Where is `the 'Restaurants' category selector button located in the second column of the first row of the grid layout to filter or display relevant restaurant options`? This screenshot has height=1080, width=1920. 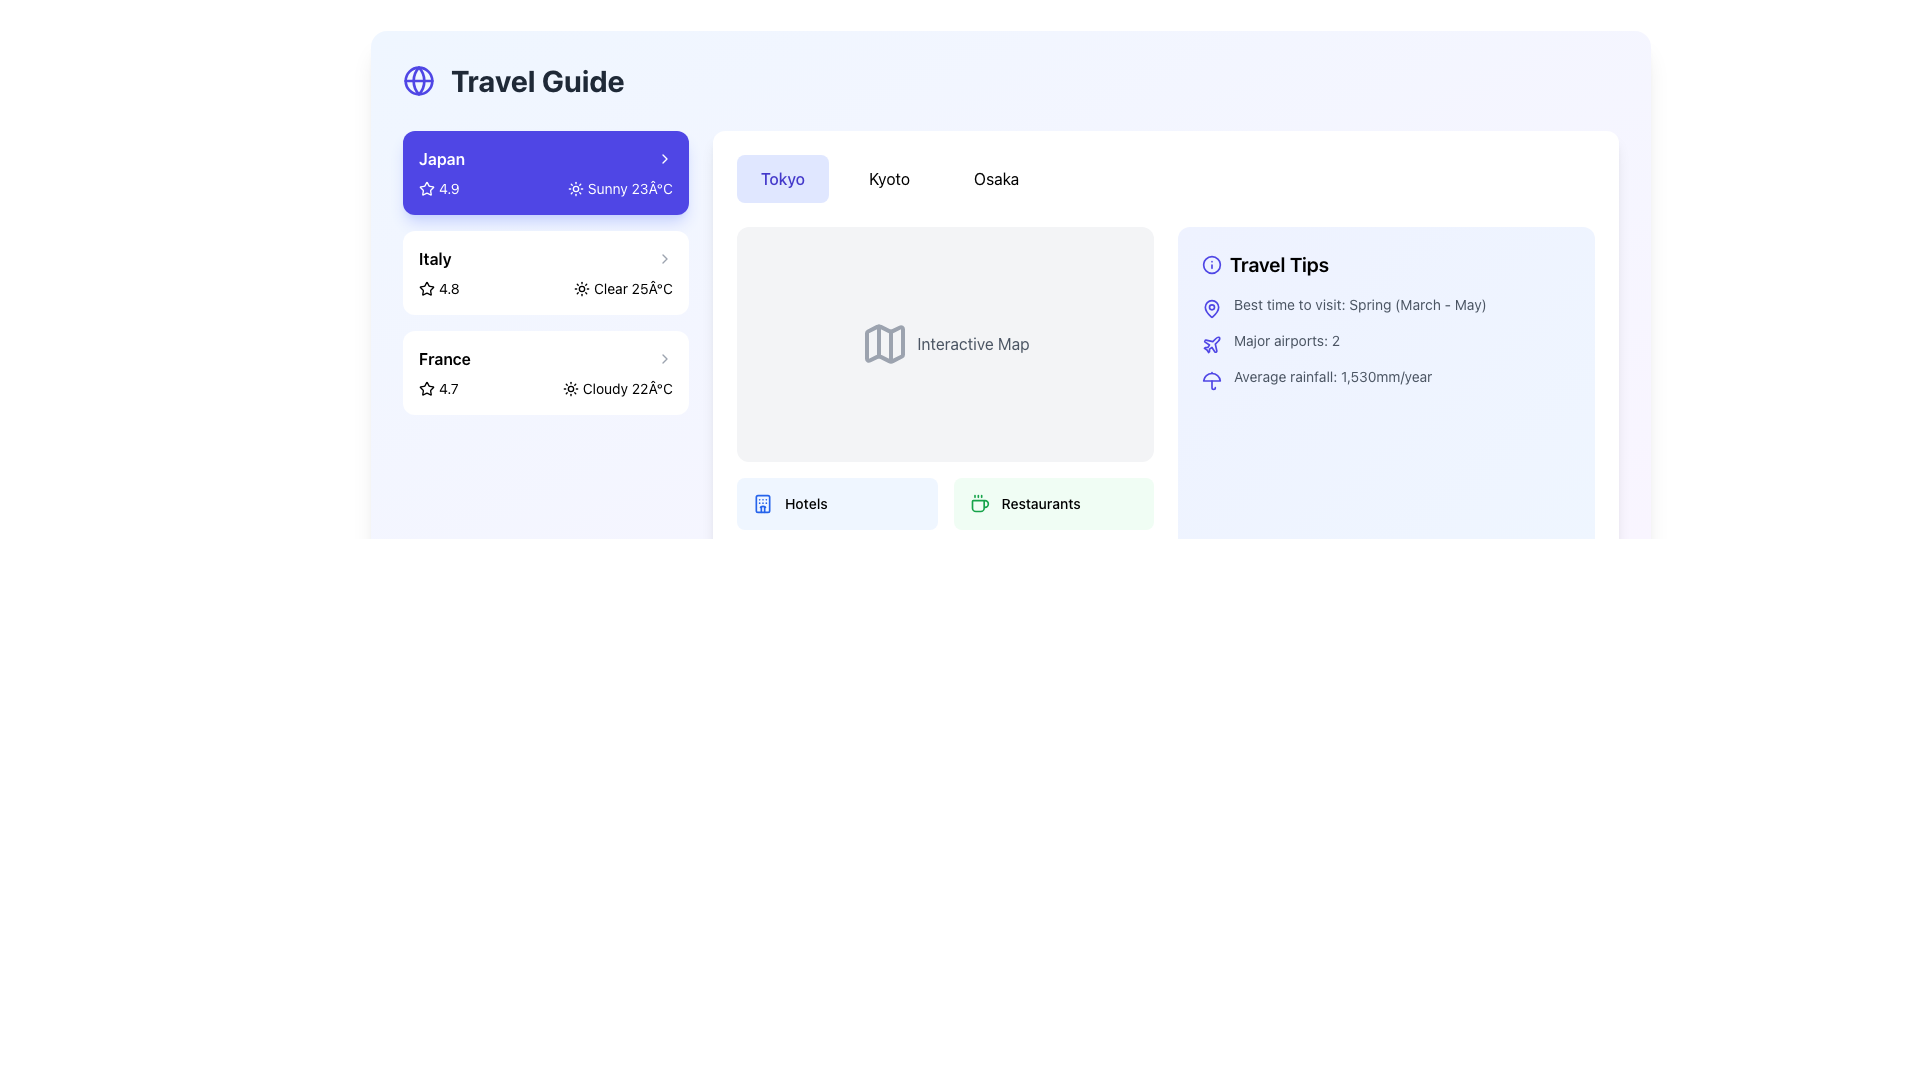
the 'Restaurants' category selector button located in the second column of the first row of the grid layout to filter or display relevant restaurant options is located at coordinates (1052, 502).